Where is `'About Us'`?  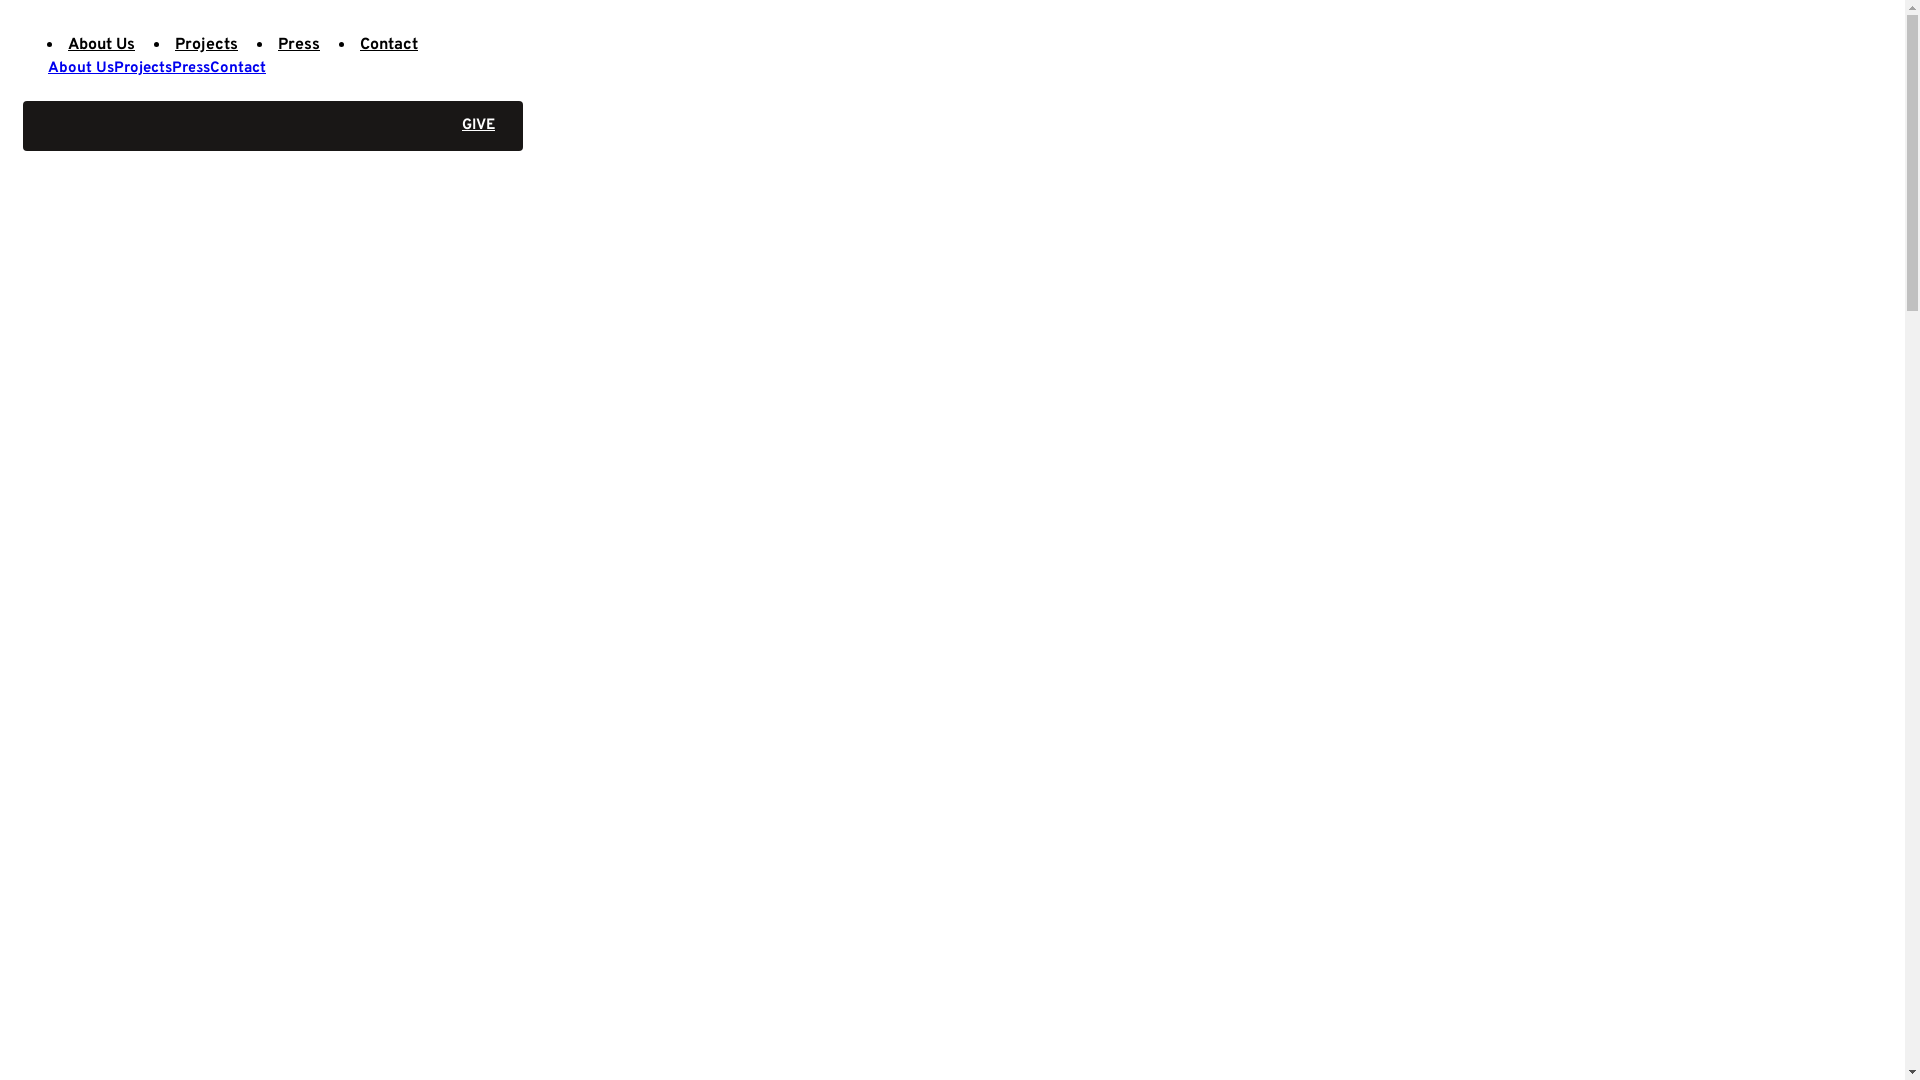
'About Us' is located at coordinates (80, 67).